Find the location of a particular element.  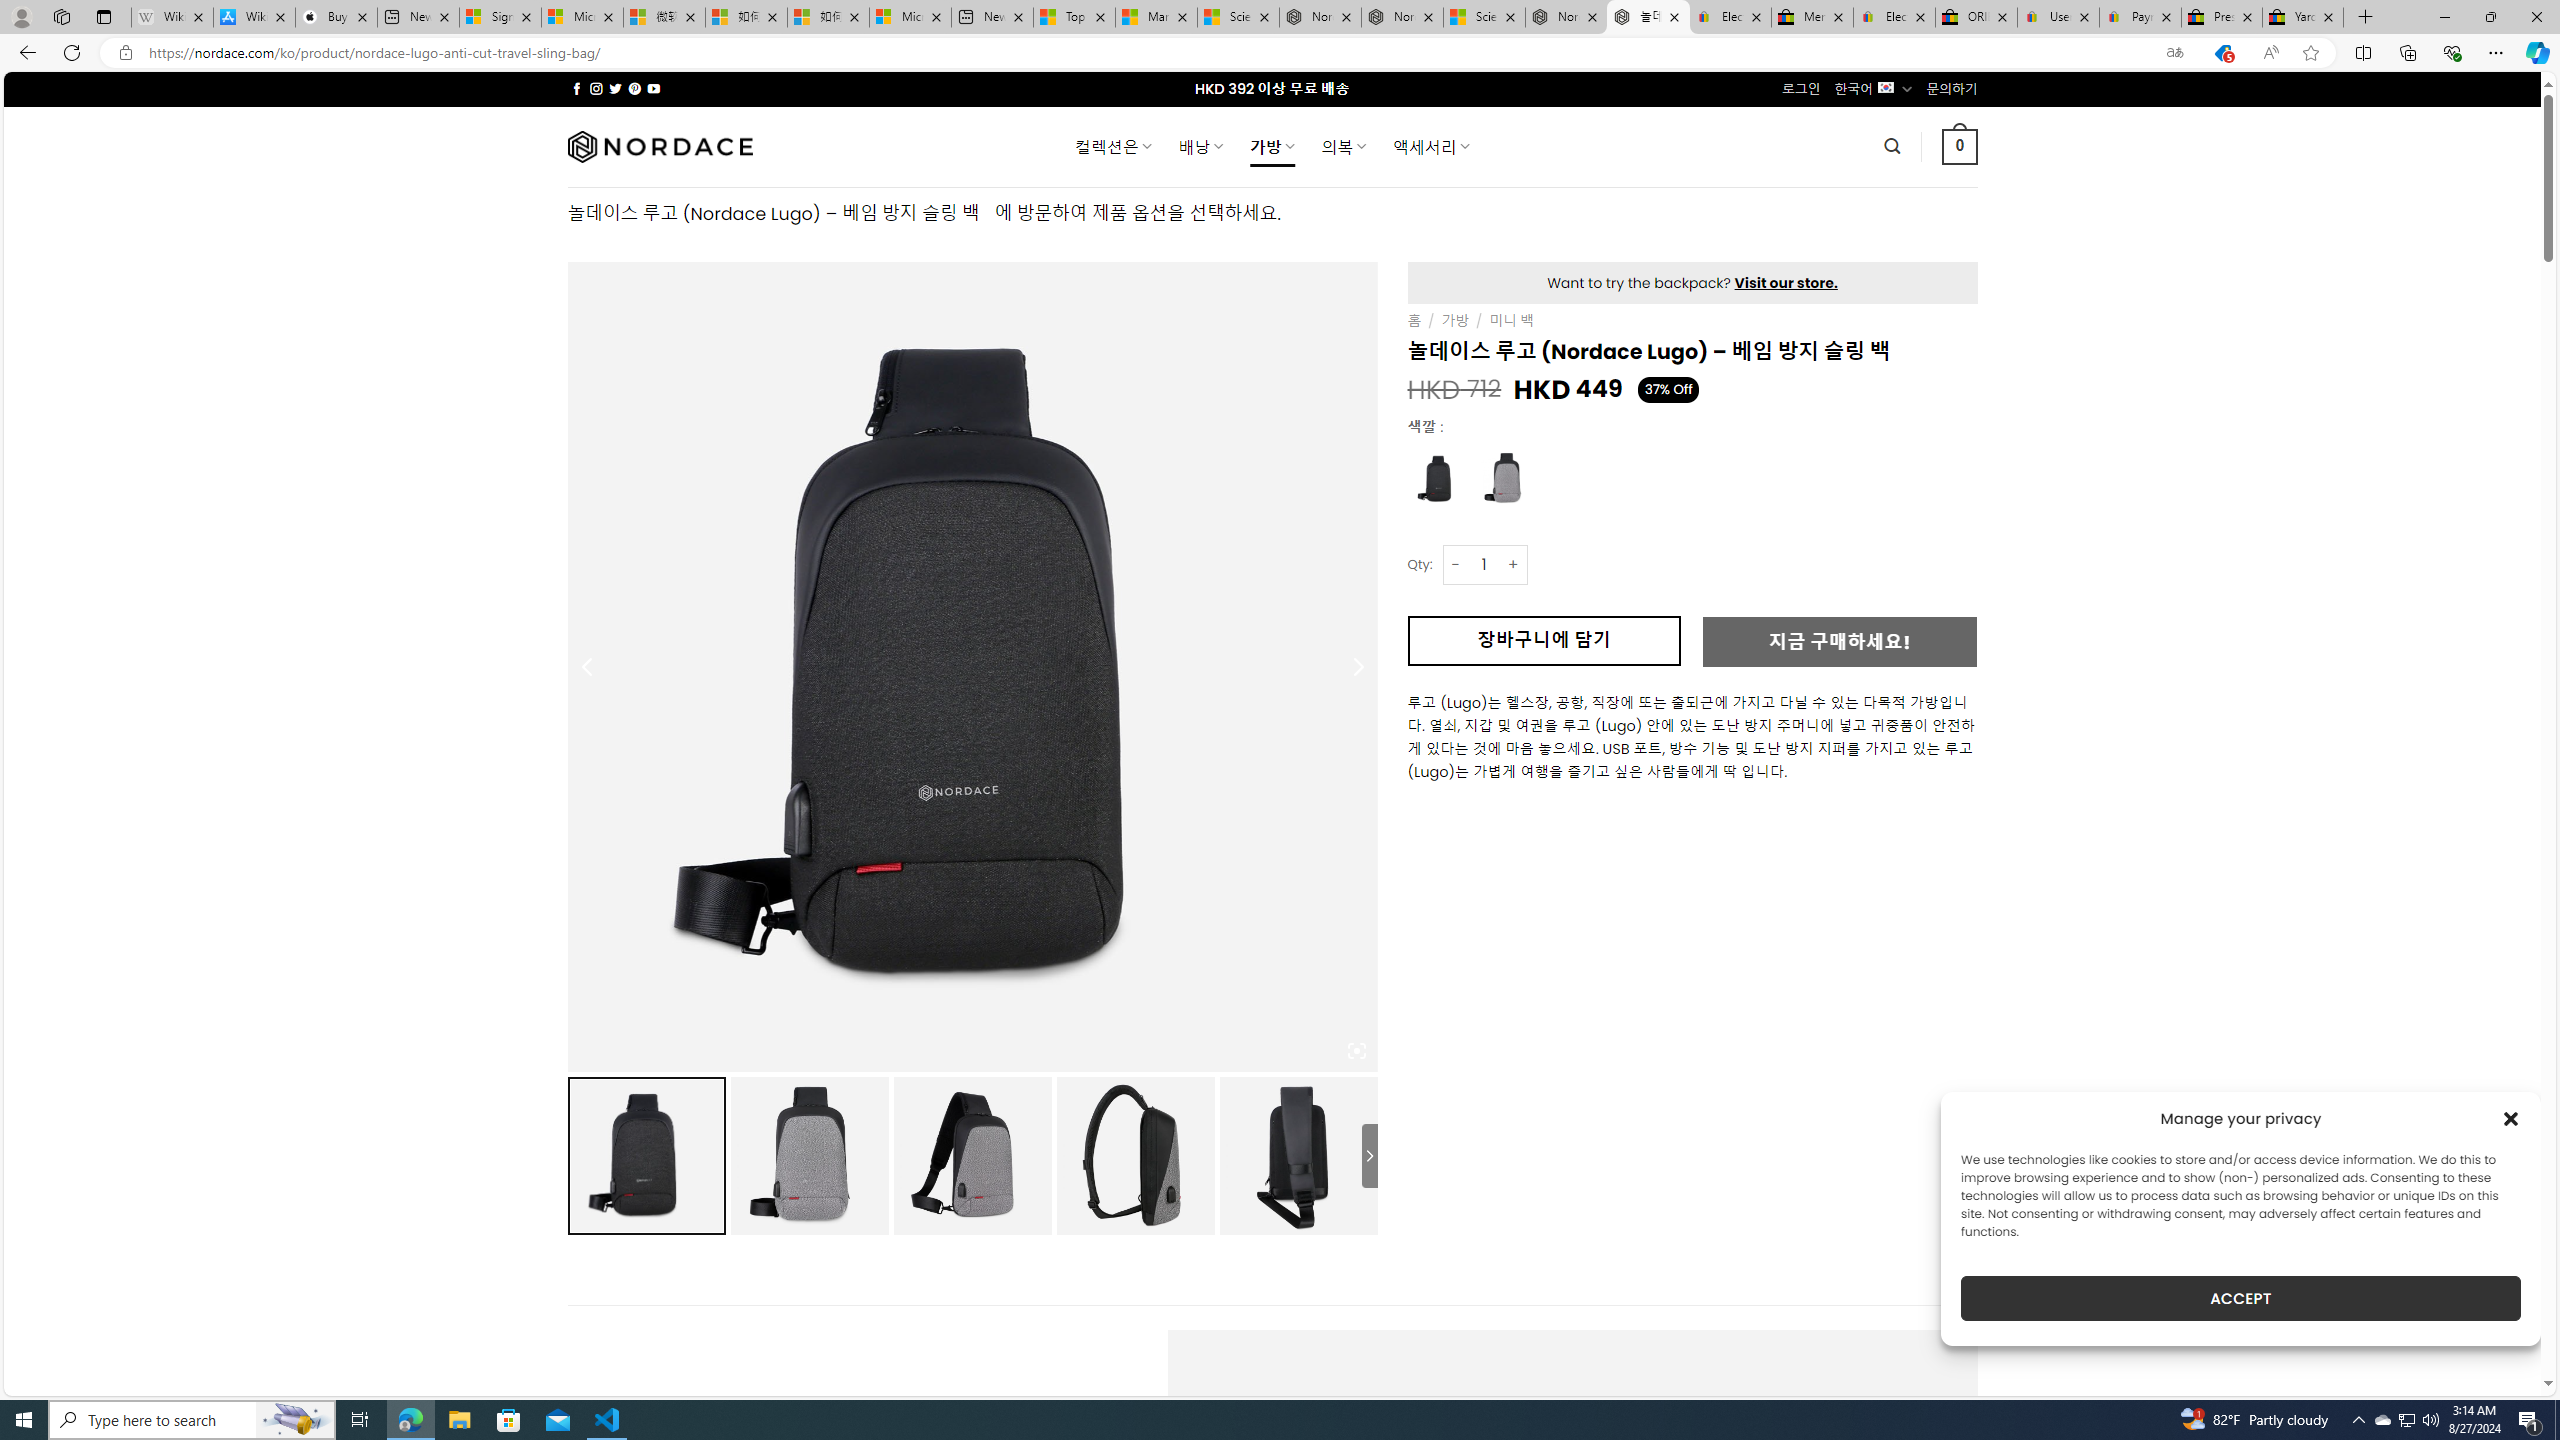

'ACCEPT' is located at coordinates (2241, 1298).